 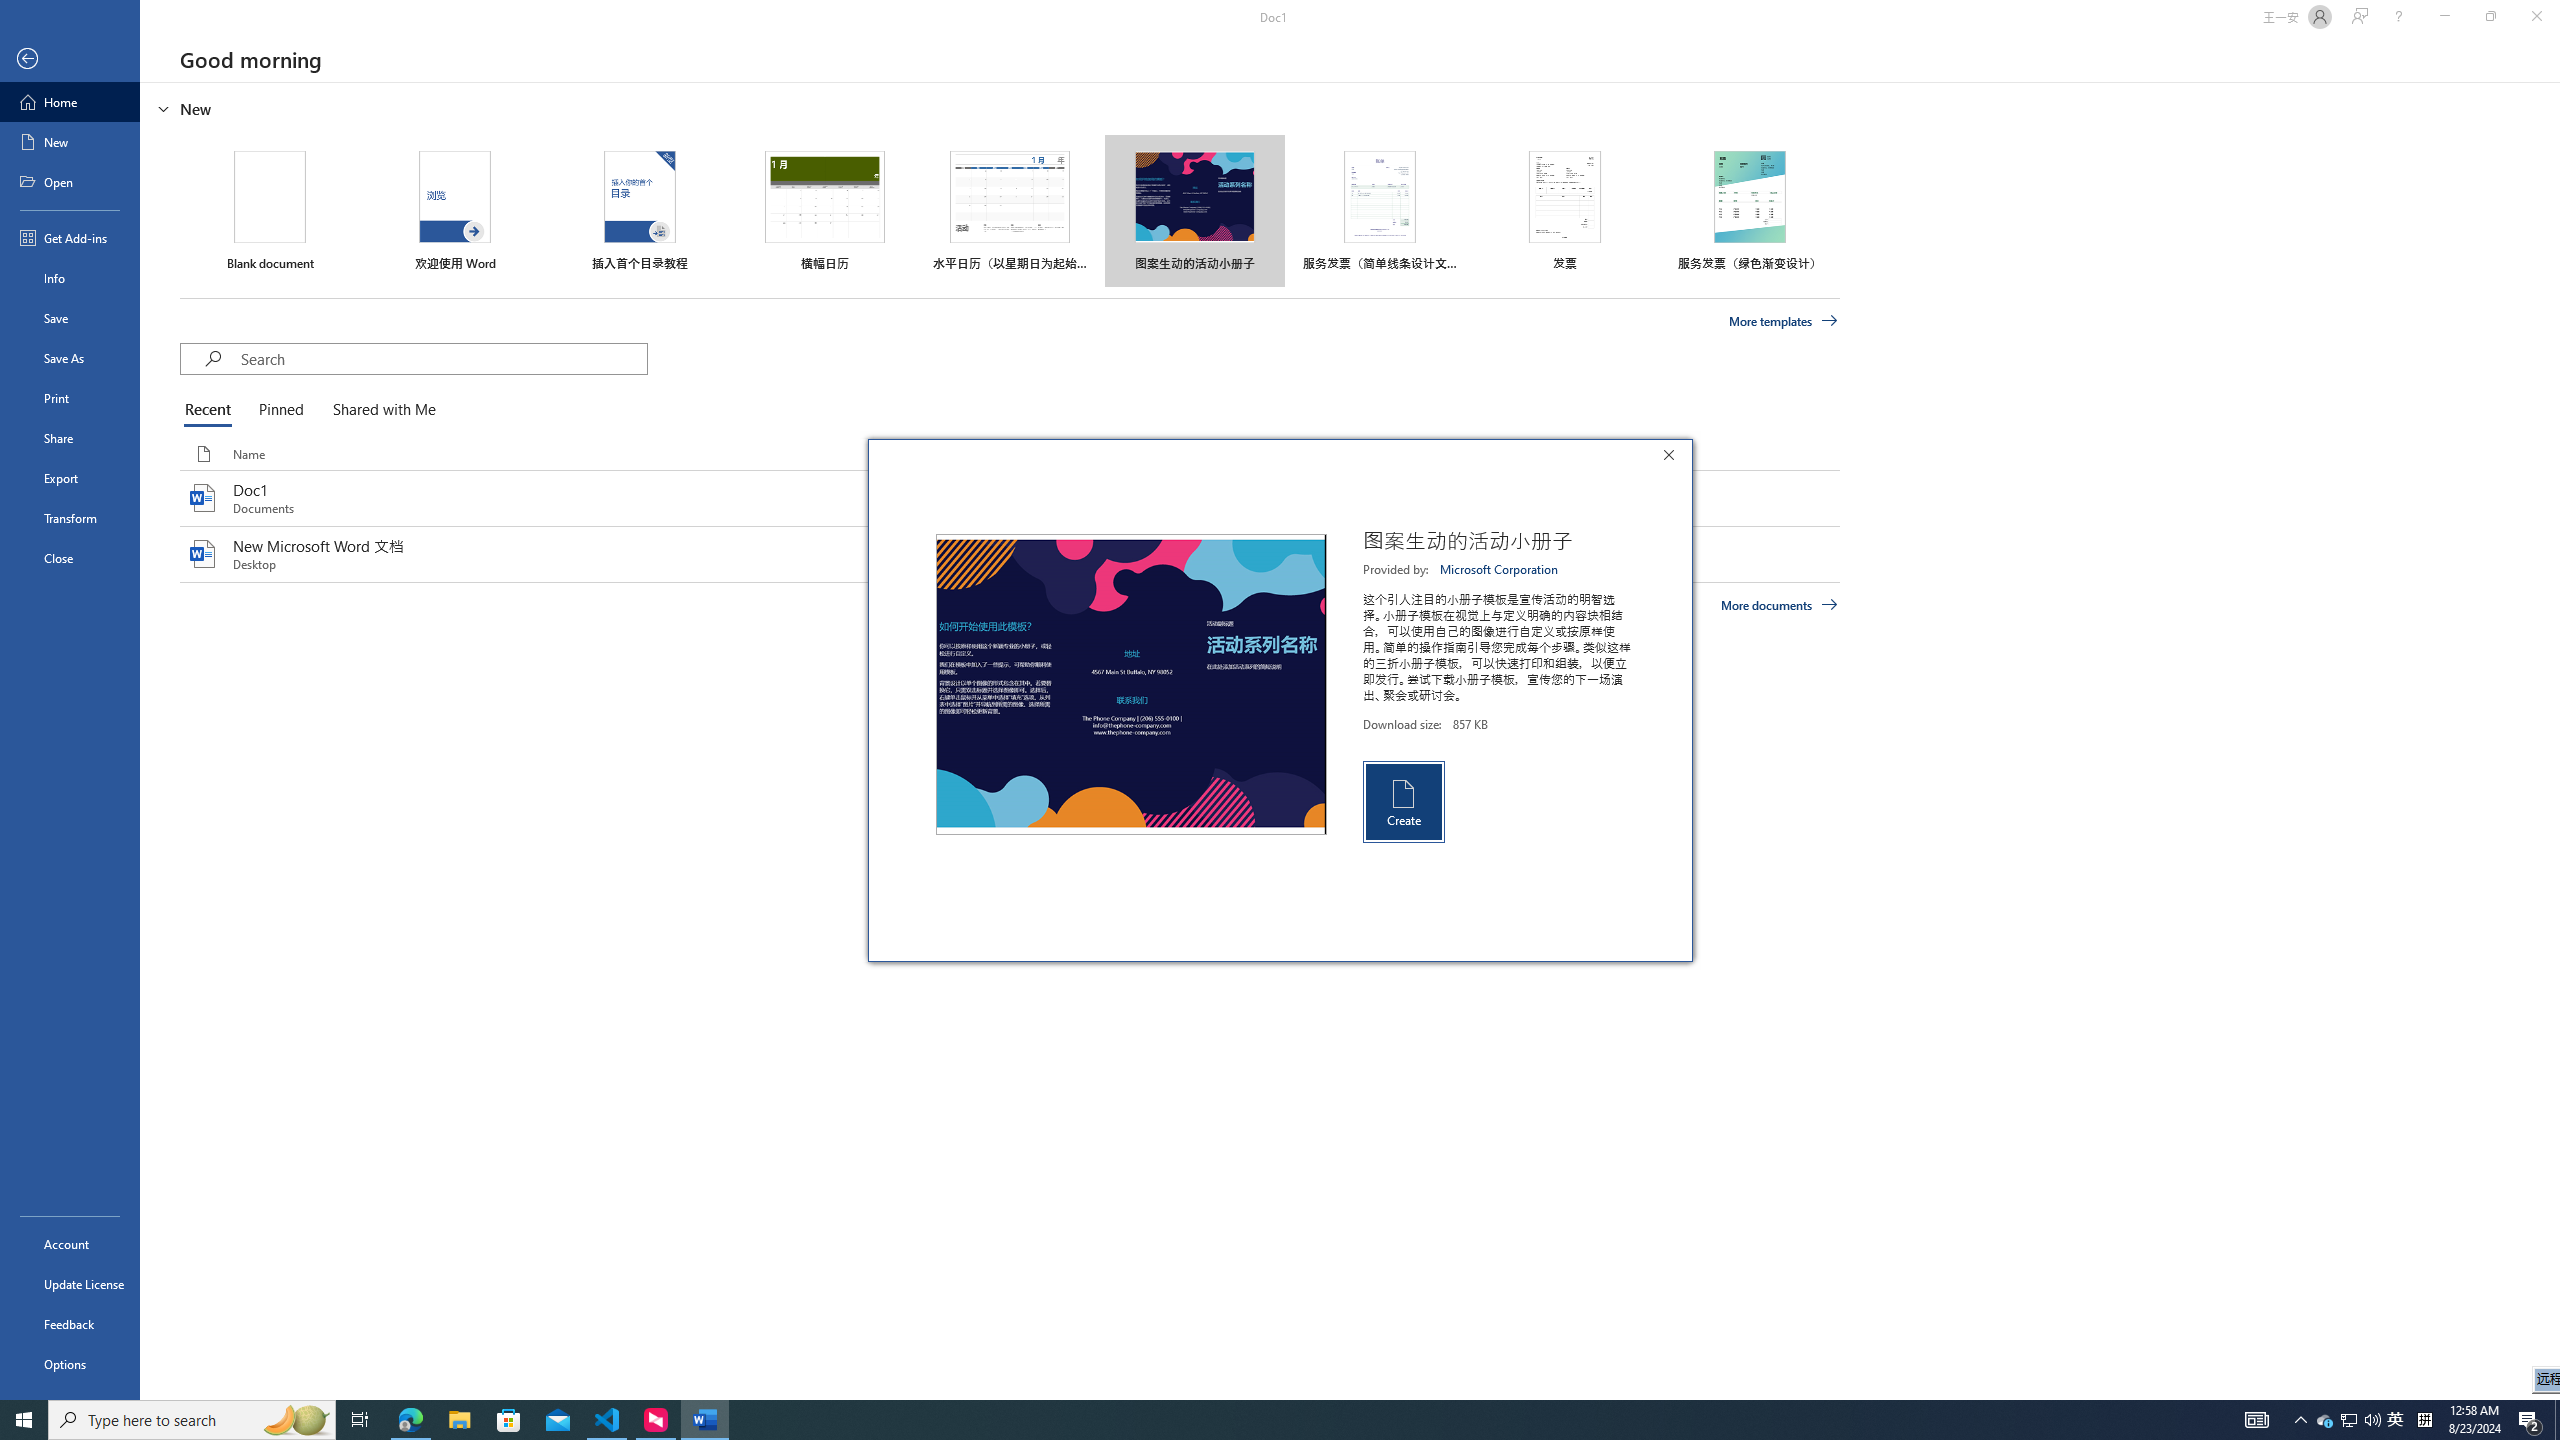 I want to click on 'Info', so click(x=69, y=276).